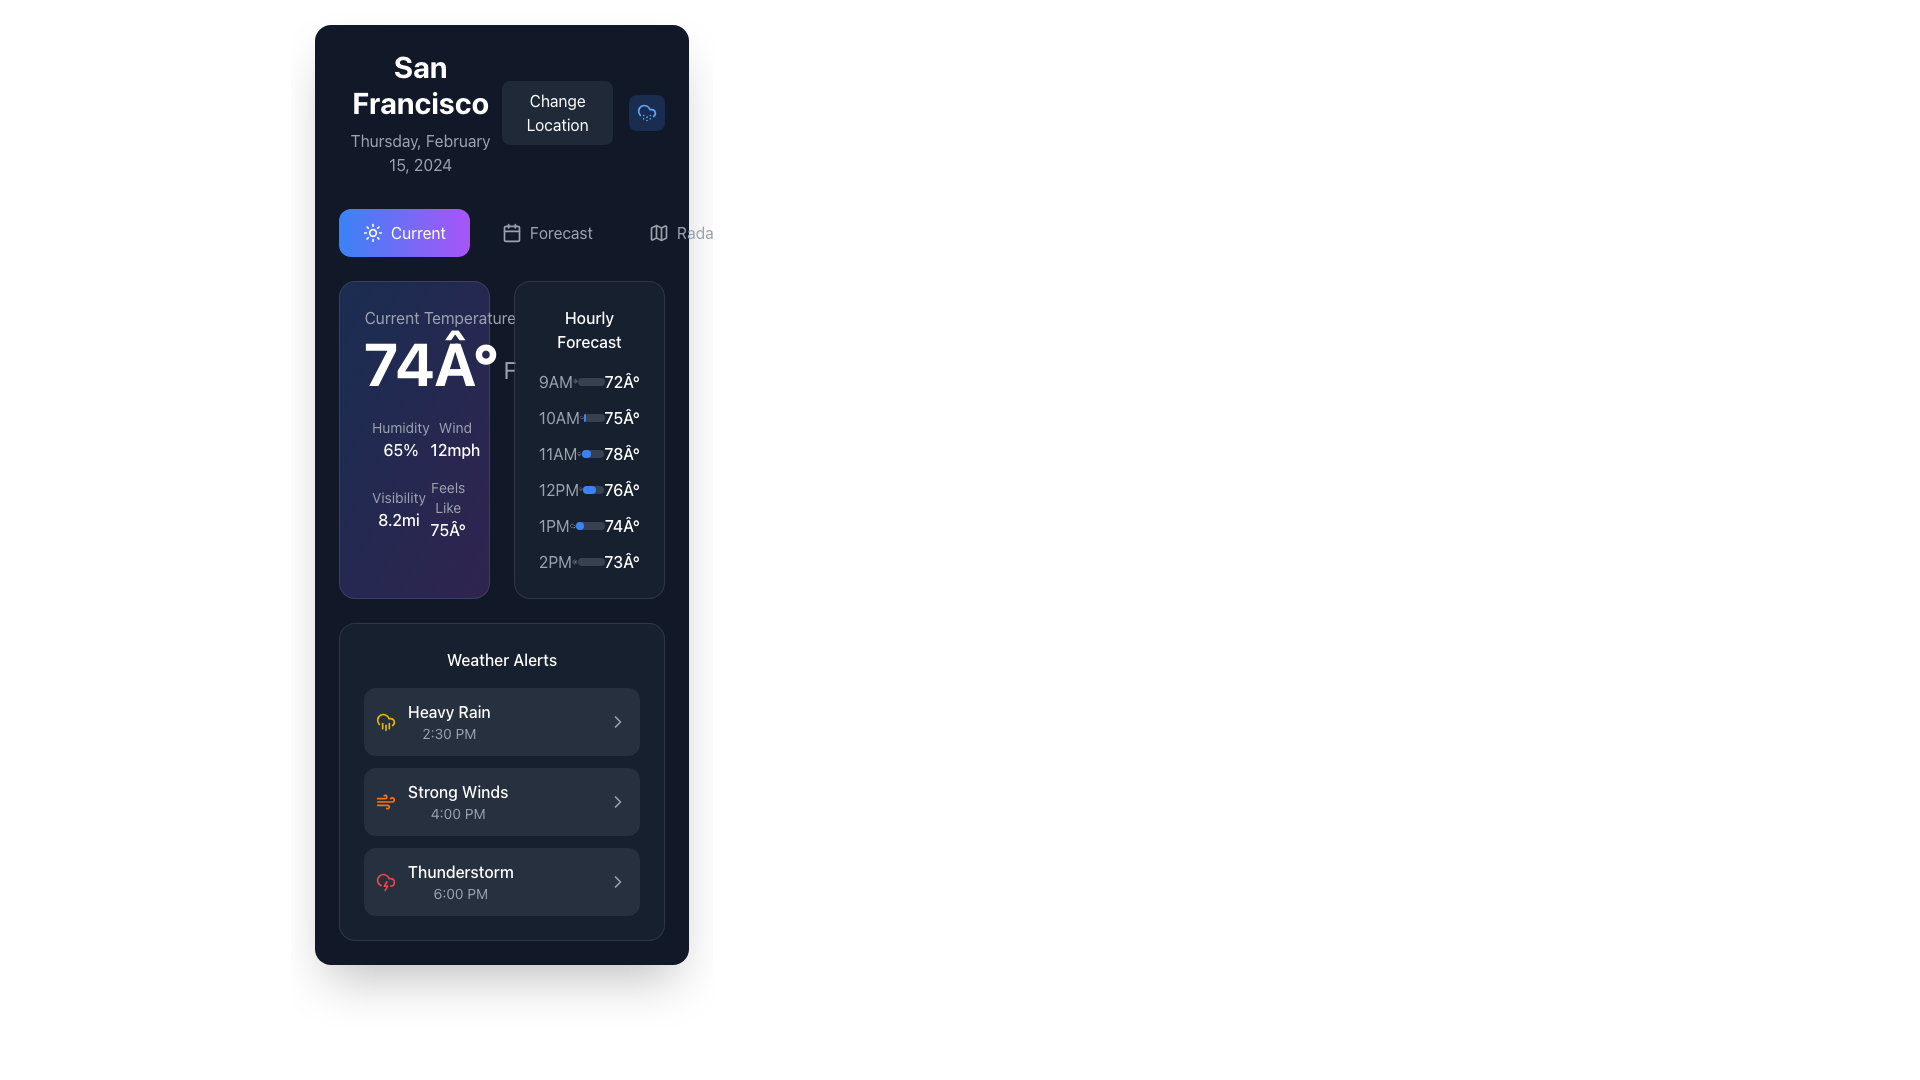 The height and width of the screenshot is (1080, 1920). Describe the element at coordinates (588, 381) in the screenshot. I see `the first forecast item in the 'Hourly Forecast' section displaying '9AM' with a sun icon and a progress bar` at that location.